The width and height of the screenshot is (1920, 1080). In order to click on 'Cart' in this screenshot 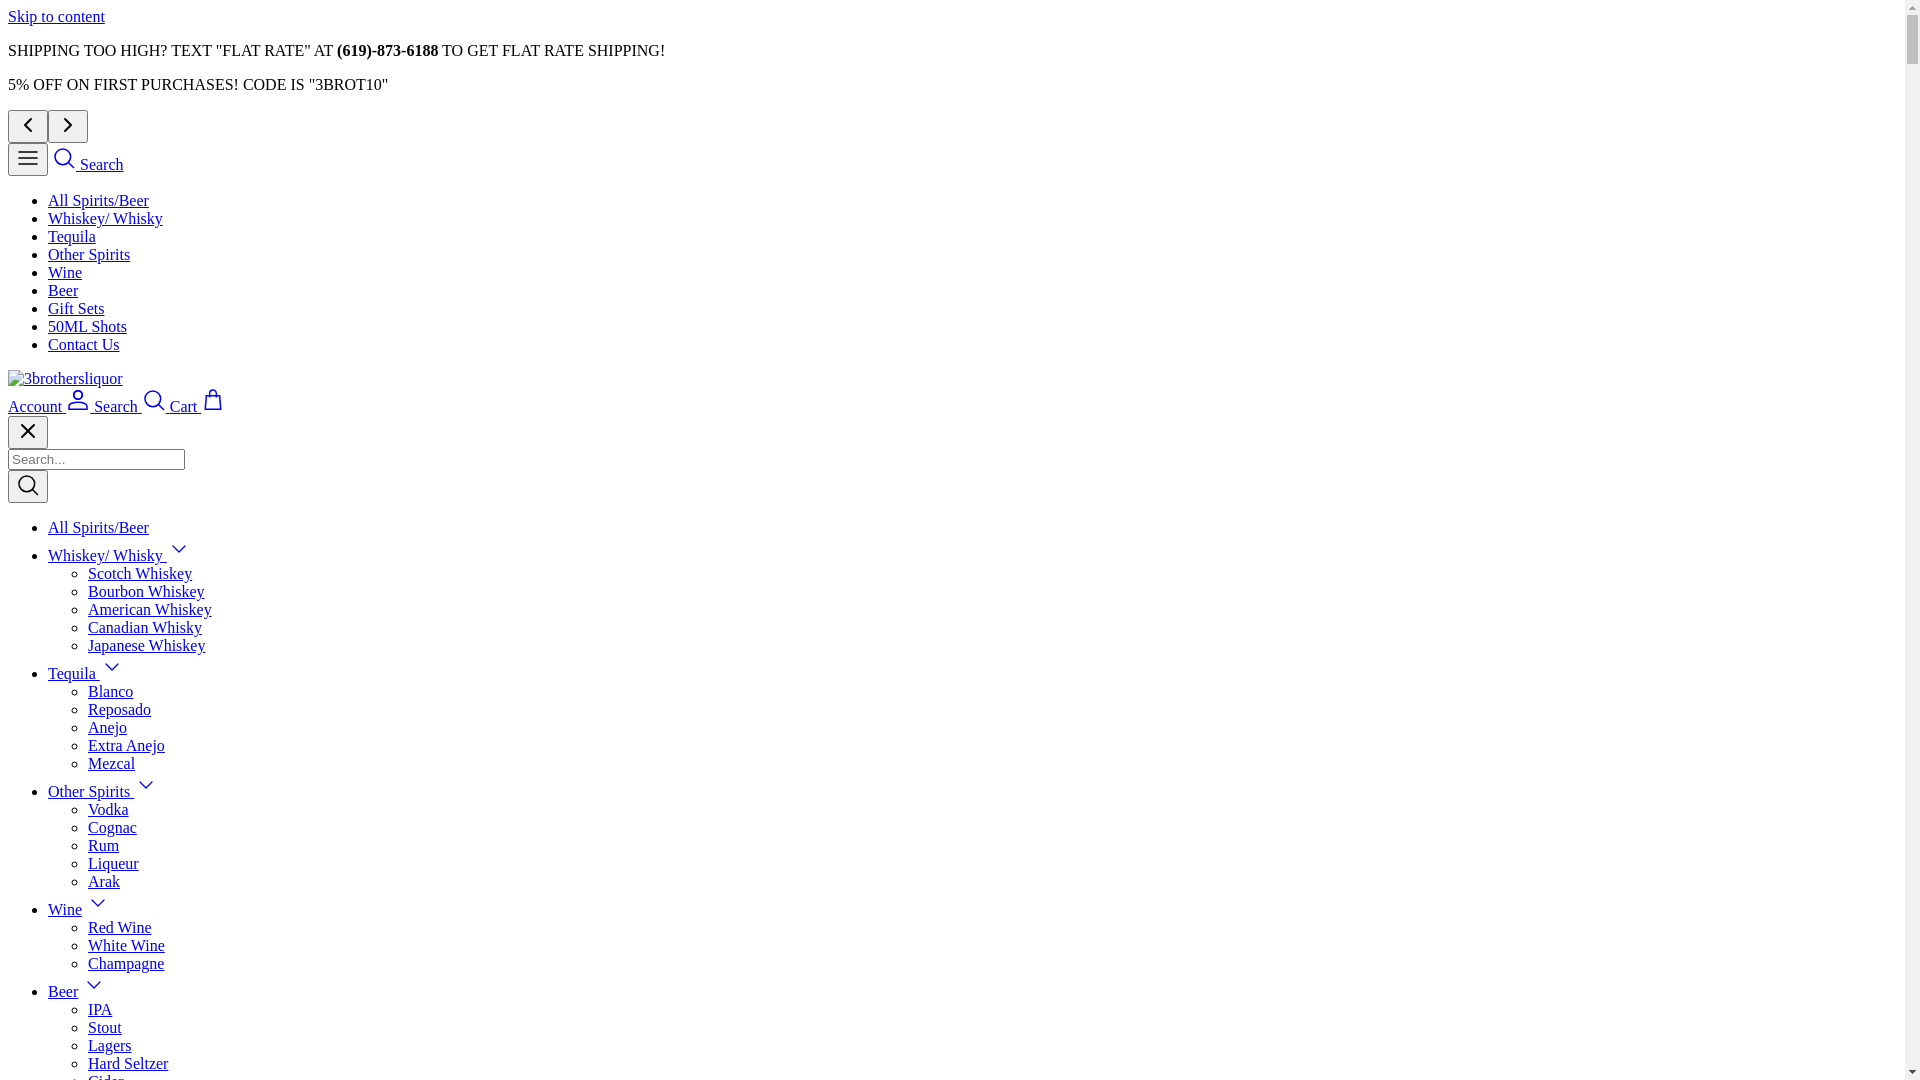, I will do `click(197, 405)`.